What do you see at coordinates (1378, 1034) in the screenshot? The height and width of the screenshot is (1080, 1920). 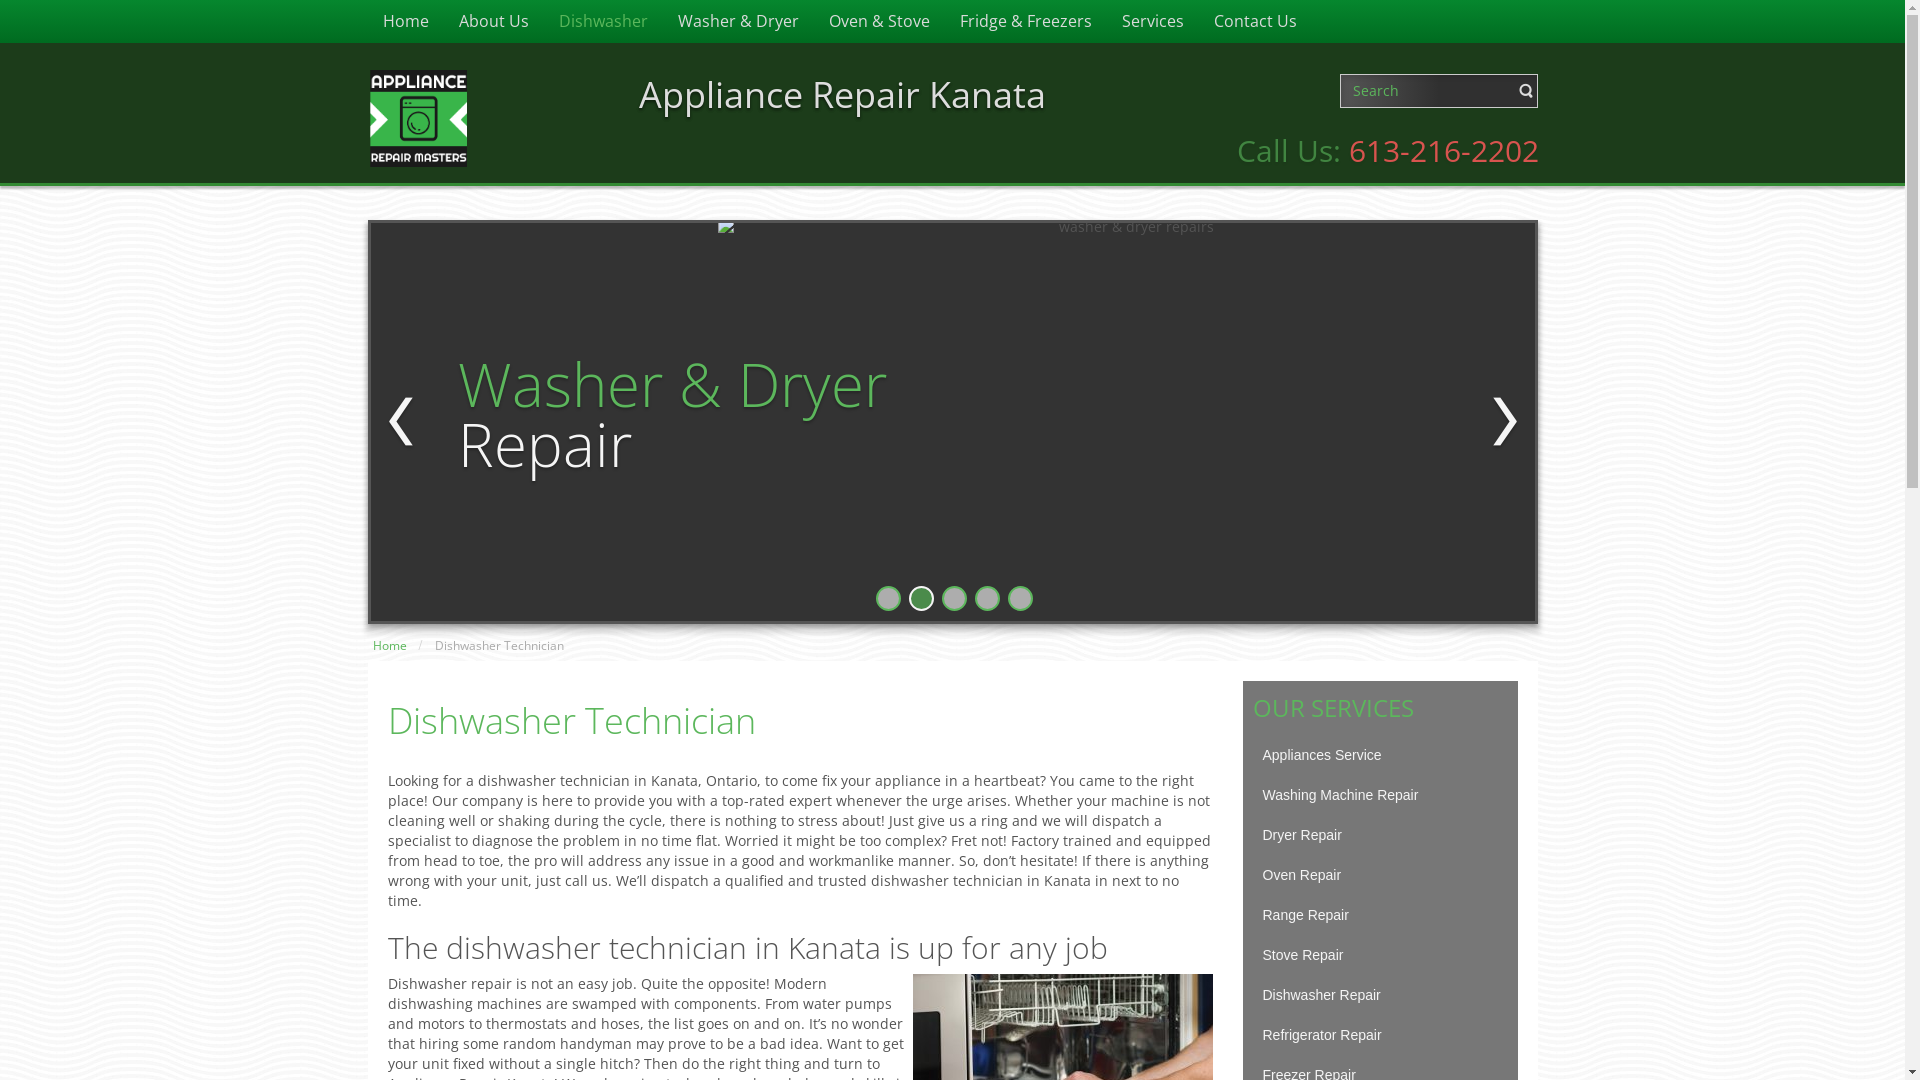 I see `'Refrigerator Repair'` at bounding box center [1378, 1034].